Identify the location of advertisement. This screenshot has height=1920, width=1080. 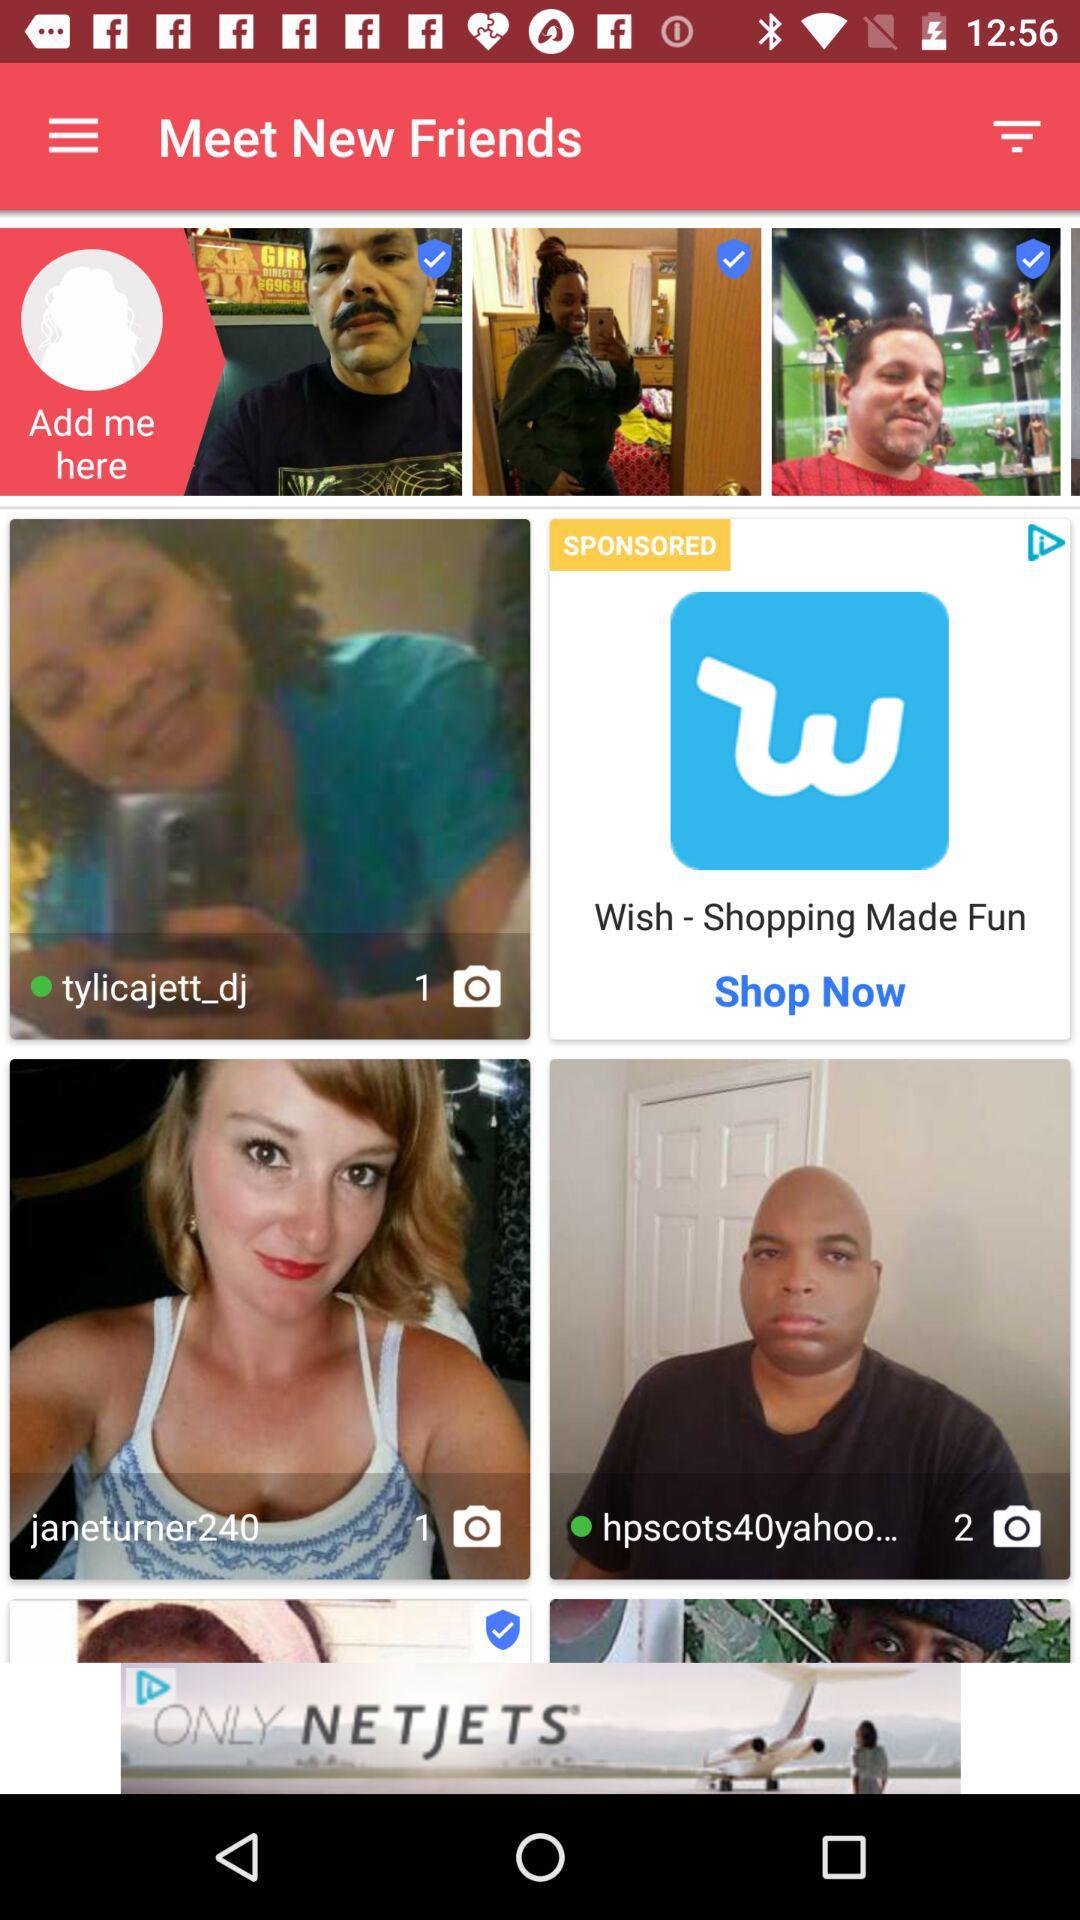
(540, 1727).